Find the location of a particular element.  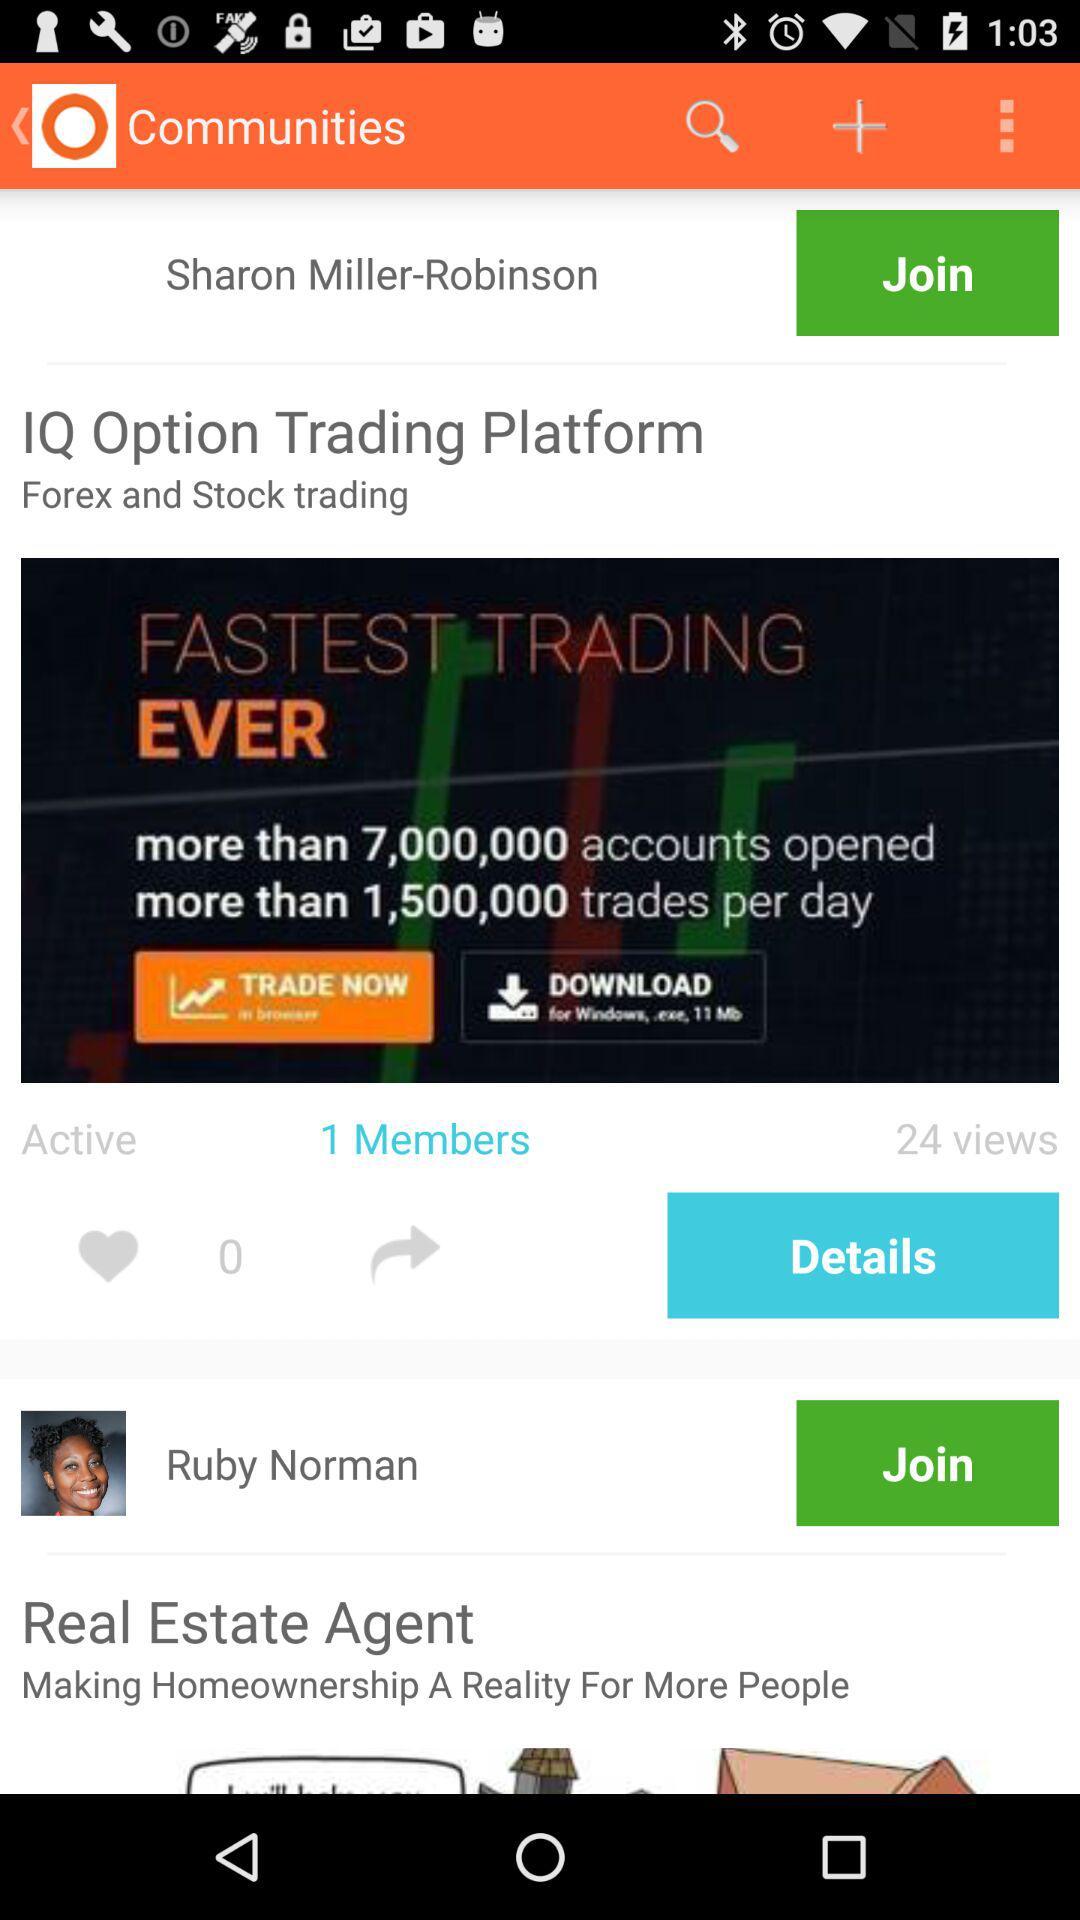

a image which is below forex and stock trading text is located at coordinates (540, 820).